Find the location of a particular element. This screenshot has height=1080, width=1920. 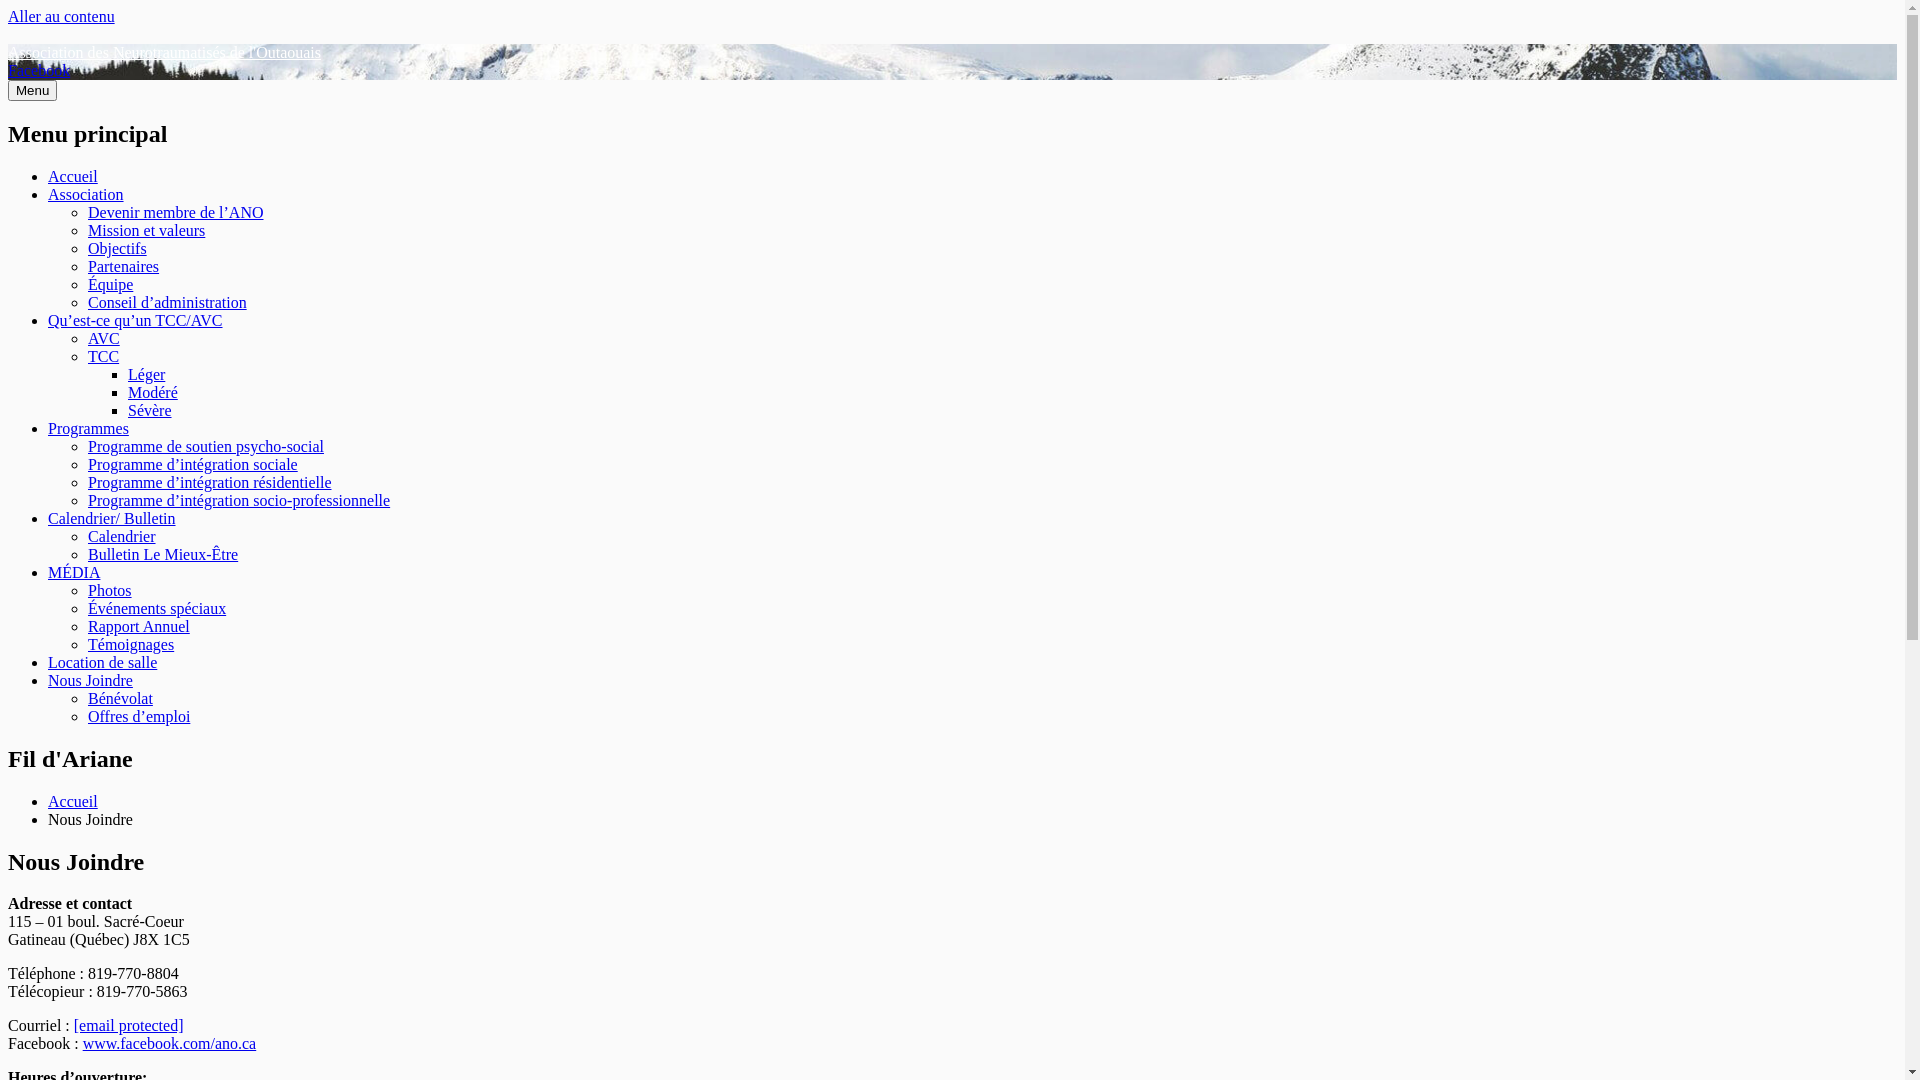

'Programmes' is located at coordinates (87, 427).